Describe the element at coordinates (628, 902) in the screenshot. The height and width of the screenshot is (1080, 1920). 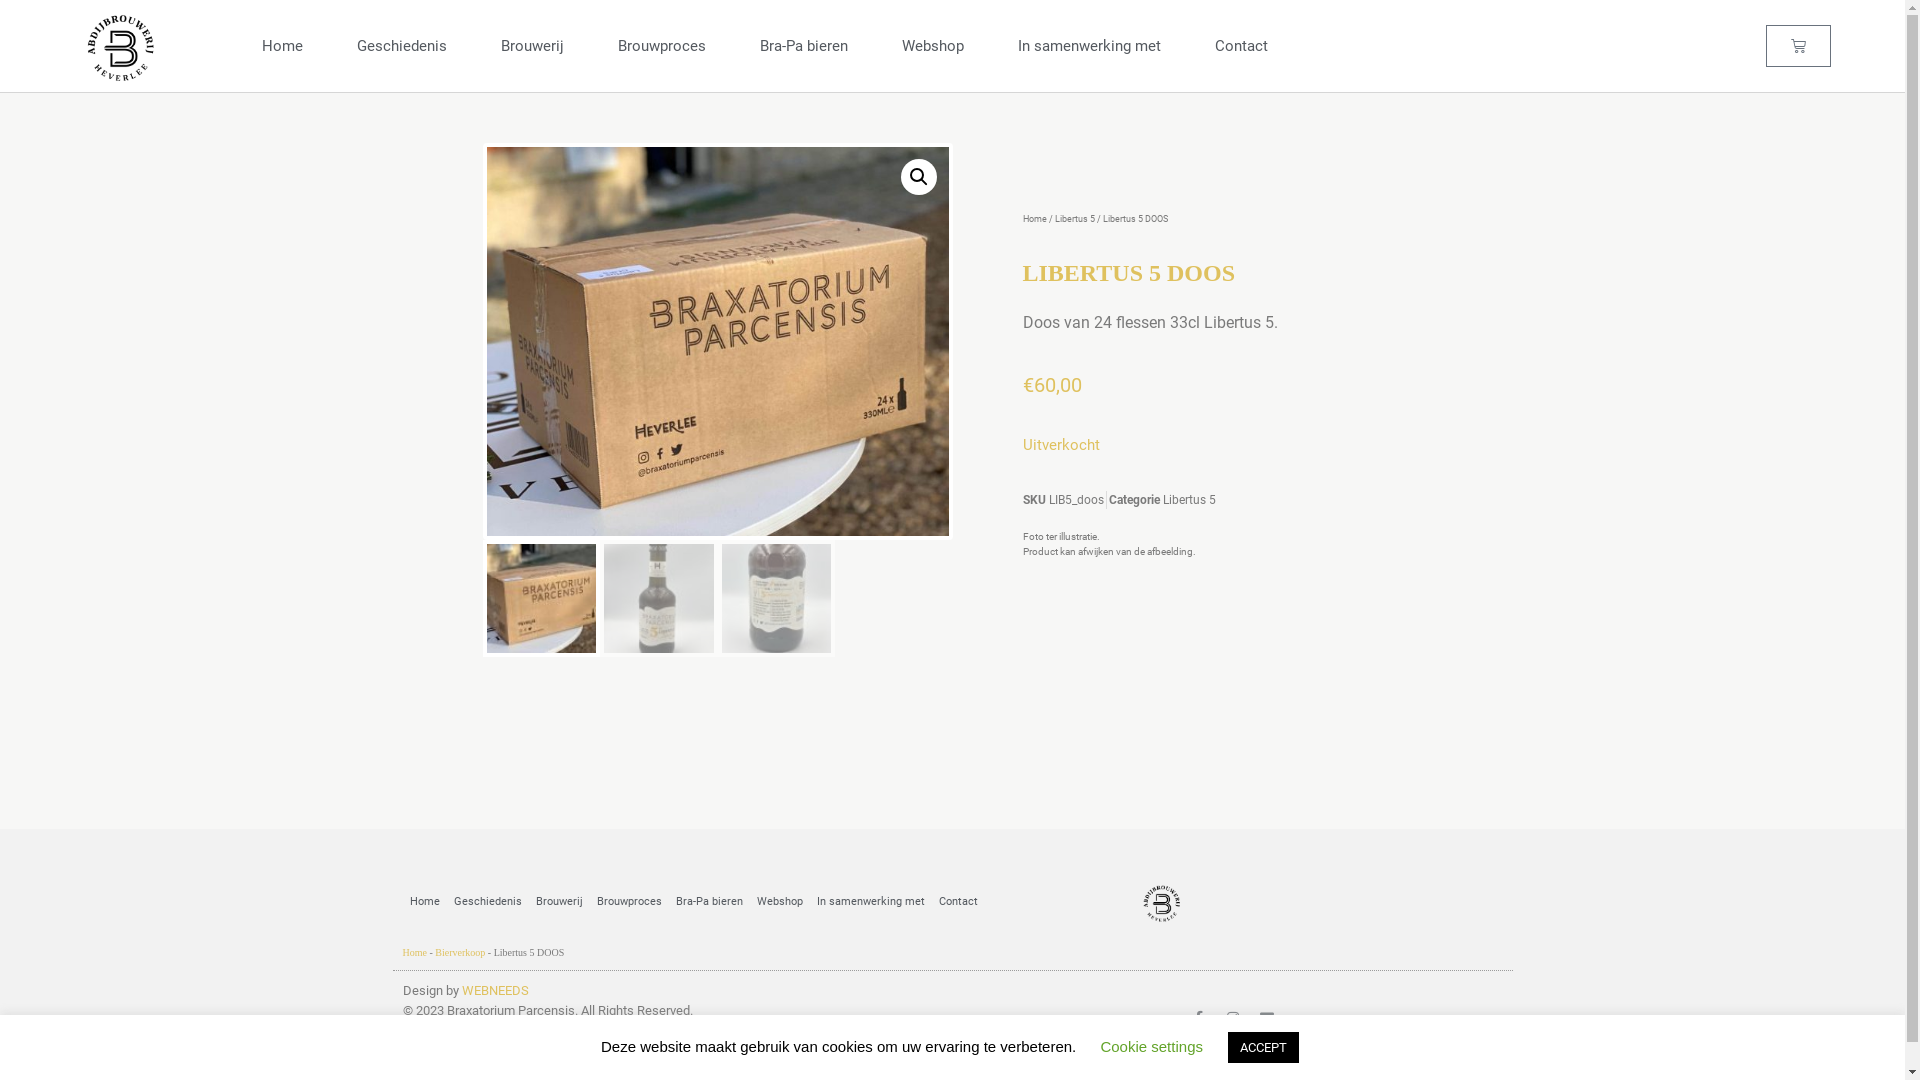
I see `'Brouwproces'` at that location.